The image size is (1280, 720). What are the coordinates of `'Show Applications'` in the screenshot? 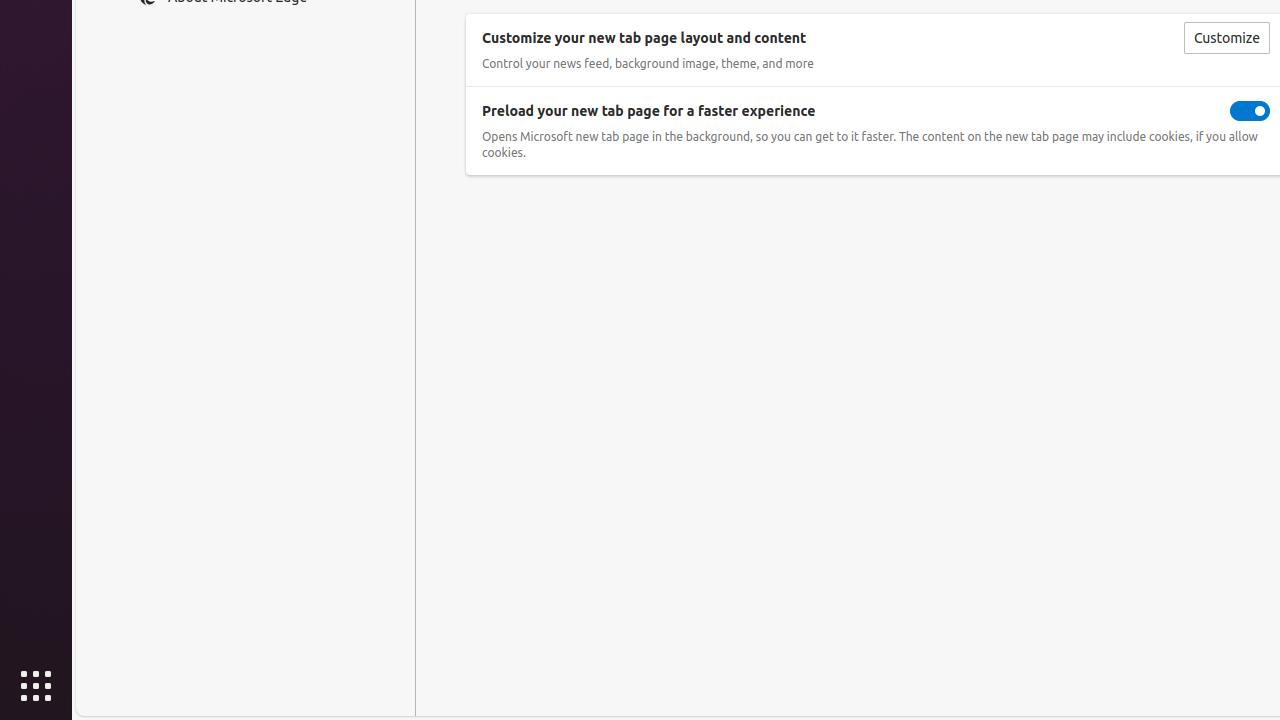 It's located at (35, 685).